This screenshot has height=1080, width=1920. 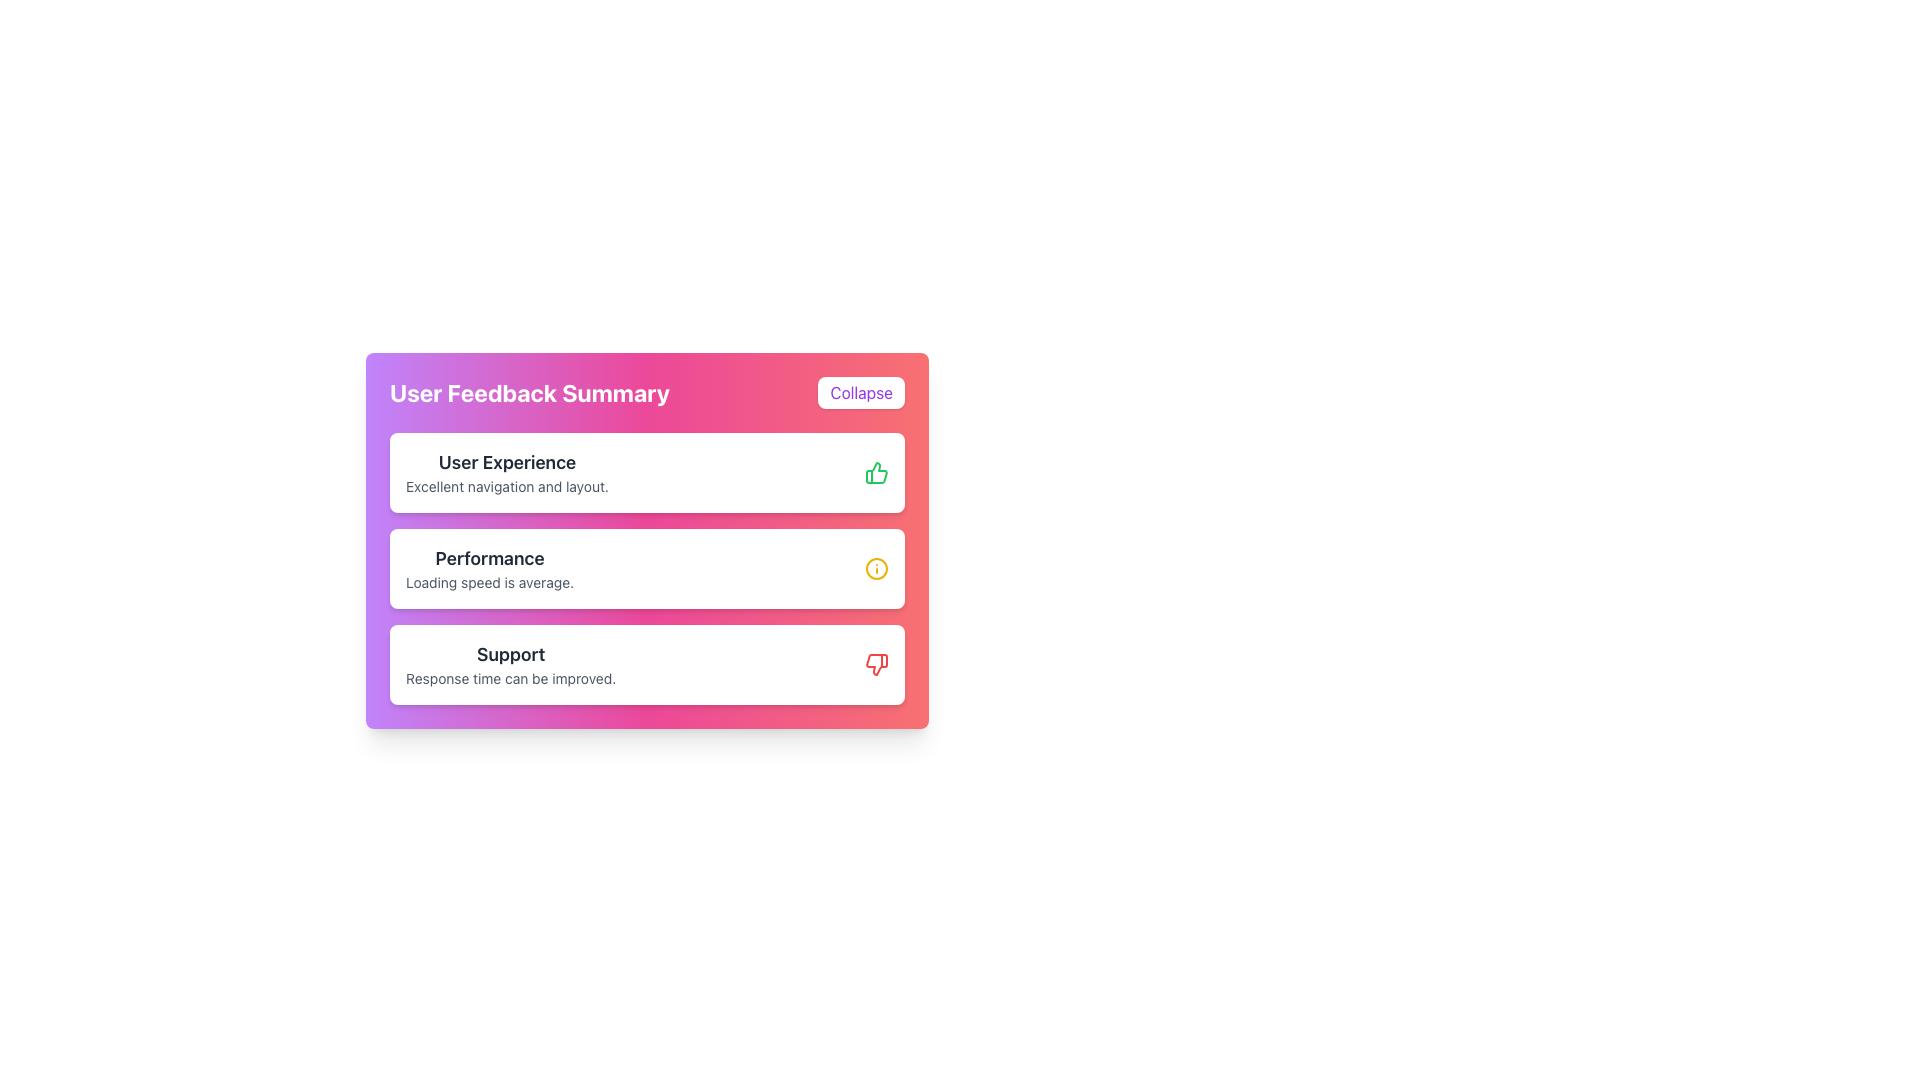 What do you see at coordinates (511, 664) in the screenshot?
I see `the textual element that displays 'Support' and the description 'Response time can be improved.' within the third card of the 'User Feedback Summary' section` at bounding box center [511, 664].